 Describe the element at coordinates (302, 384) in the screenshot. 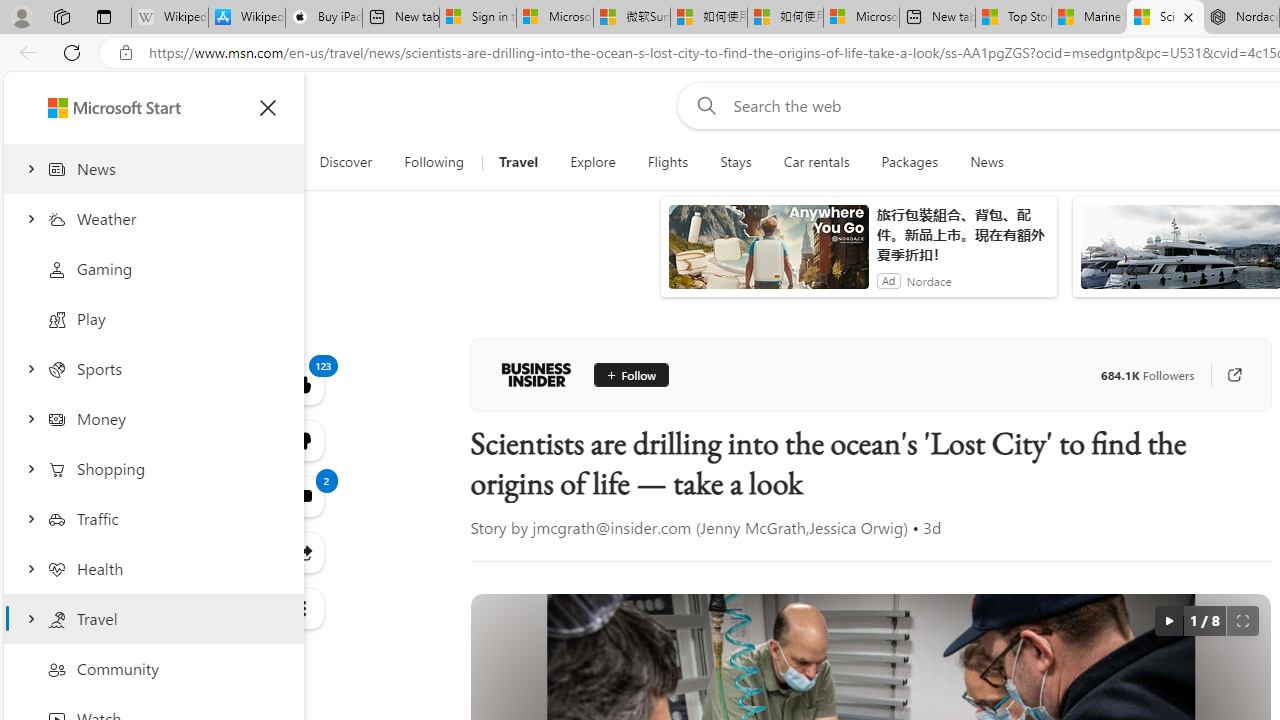

I see `'123 Like'` at that location.